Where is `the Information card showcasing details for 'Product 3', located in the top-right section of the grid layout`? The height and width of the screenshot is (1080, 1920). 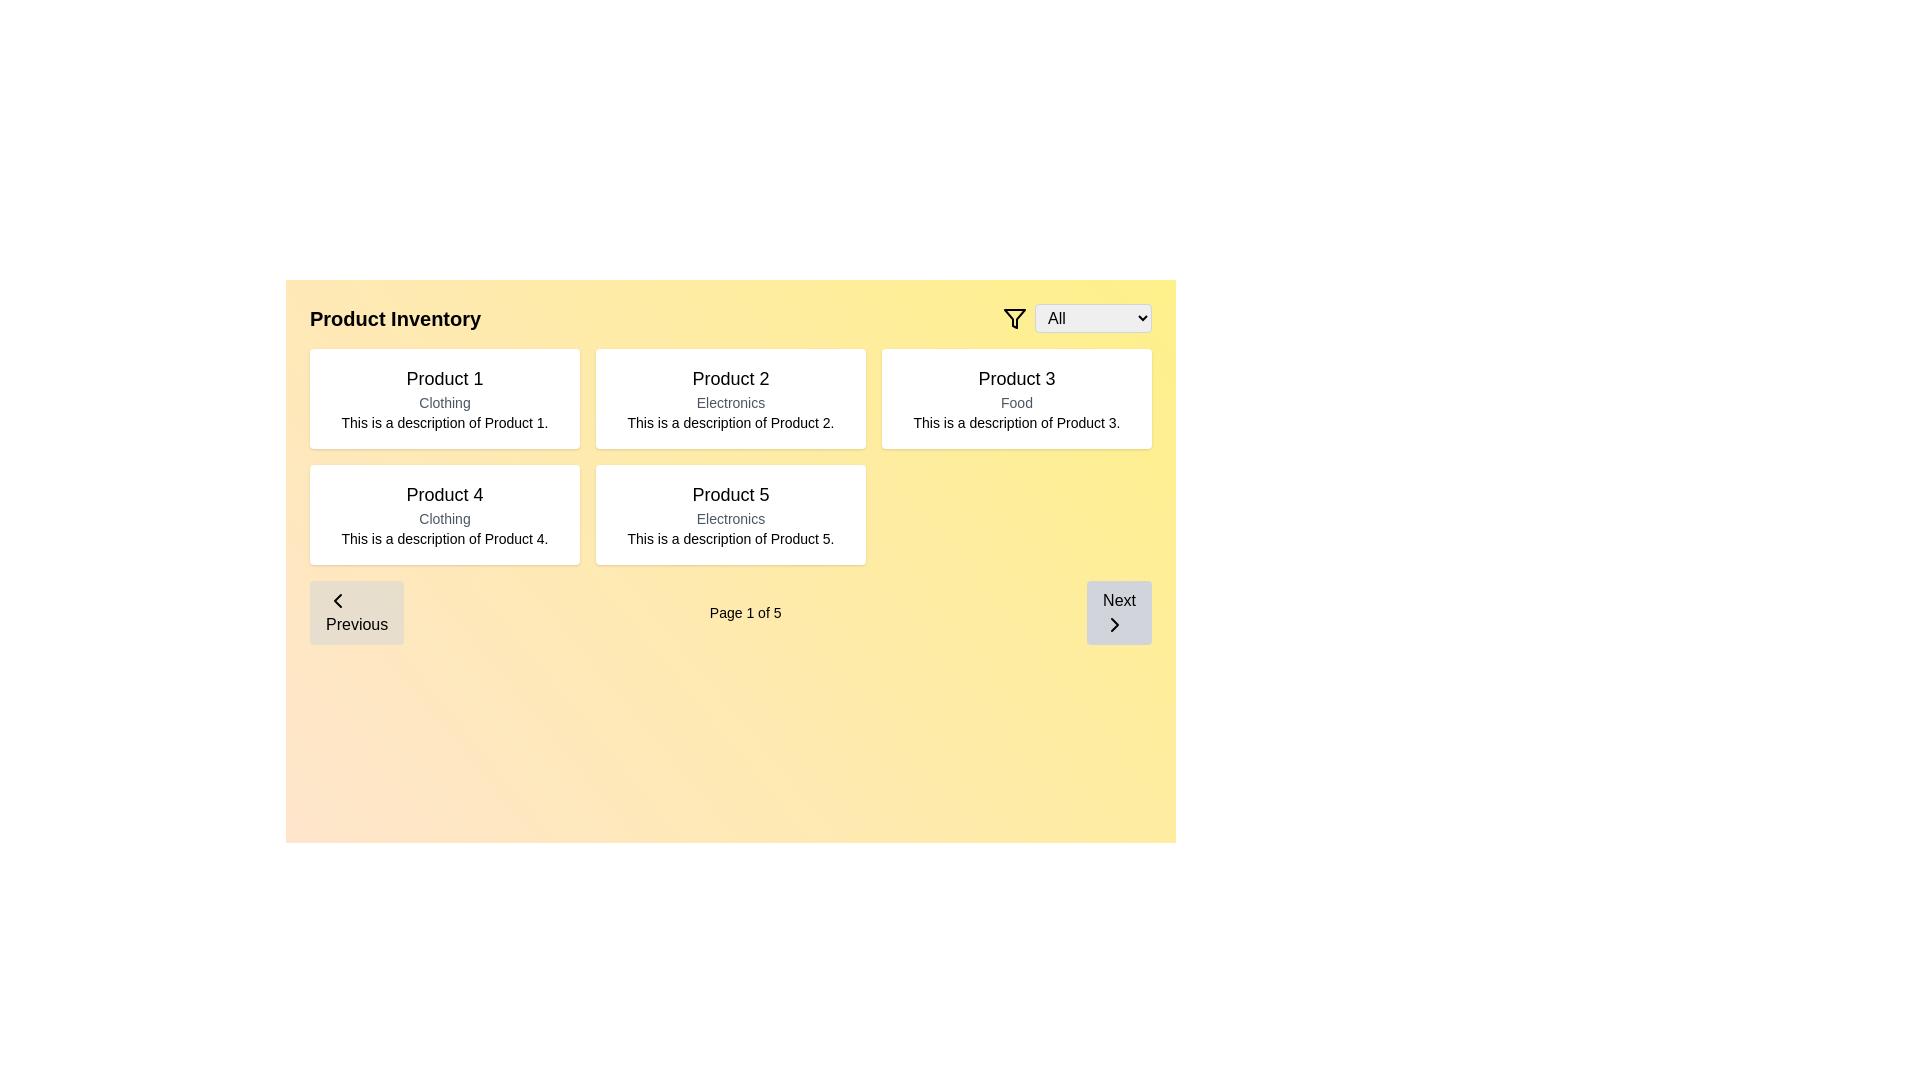
the Information card showcasing details for 'Product 3', located in the top-right section of the grid layout is located at coordinates (1017, 398).